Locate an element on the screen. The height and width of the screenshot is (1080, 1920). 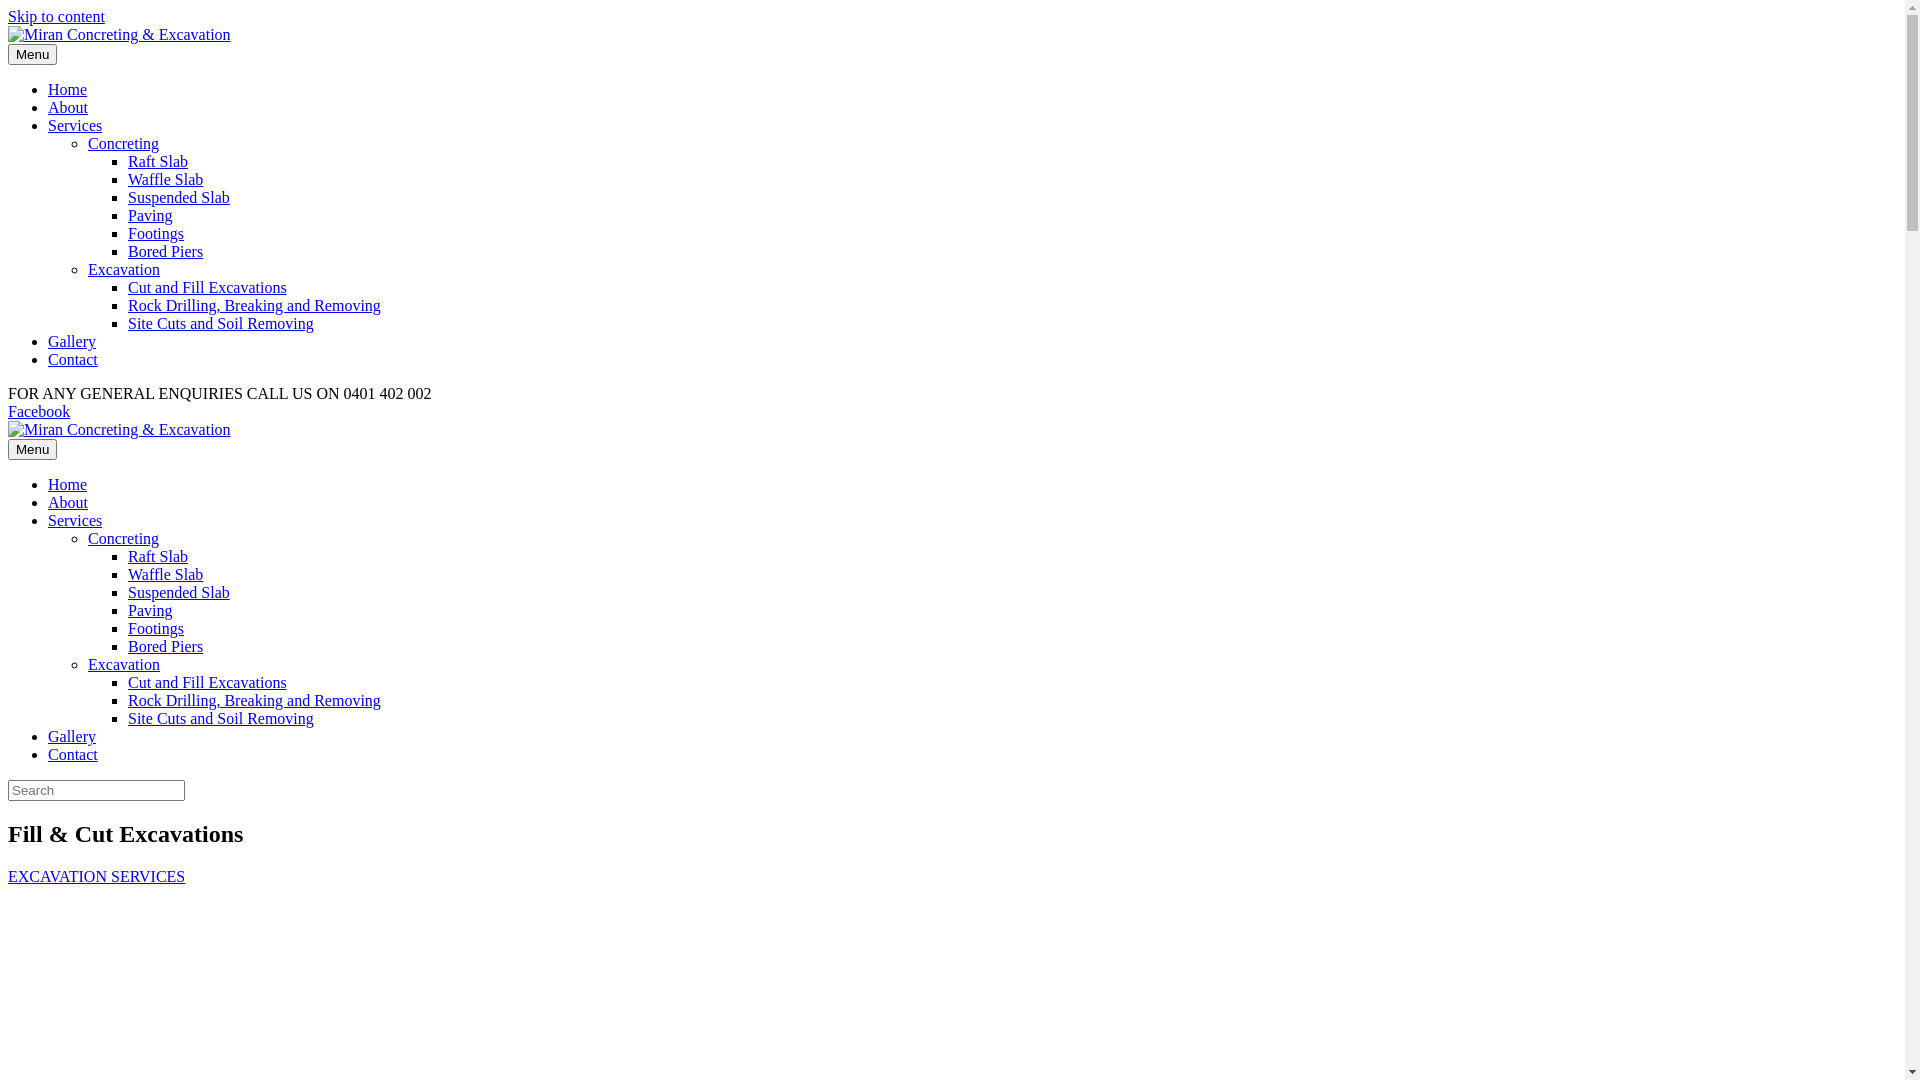
'Waffle Slab' is located at coordinates (165, 178).